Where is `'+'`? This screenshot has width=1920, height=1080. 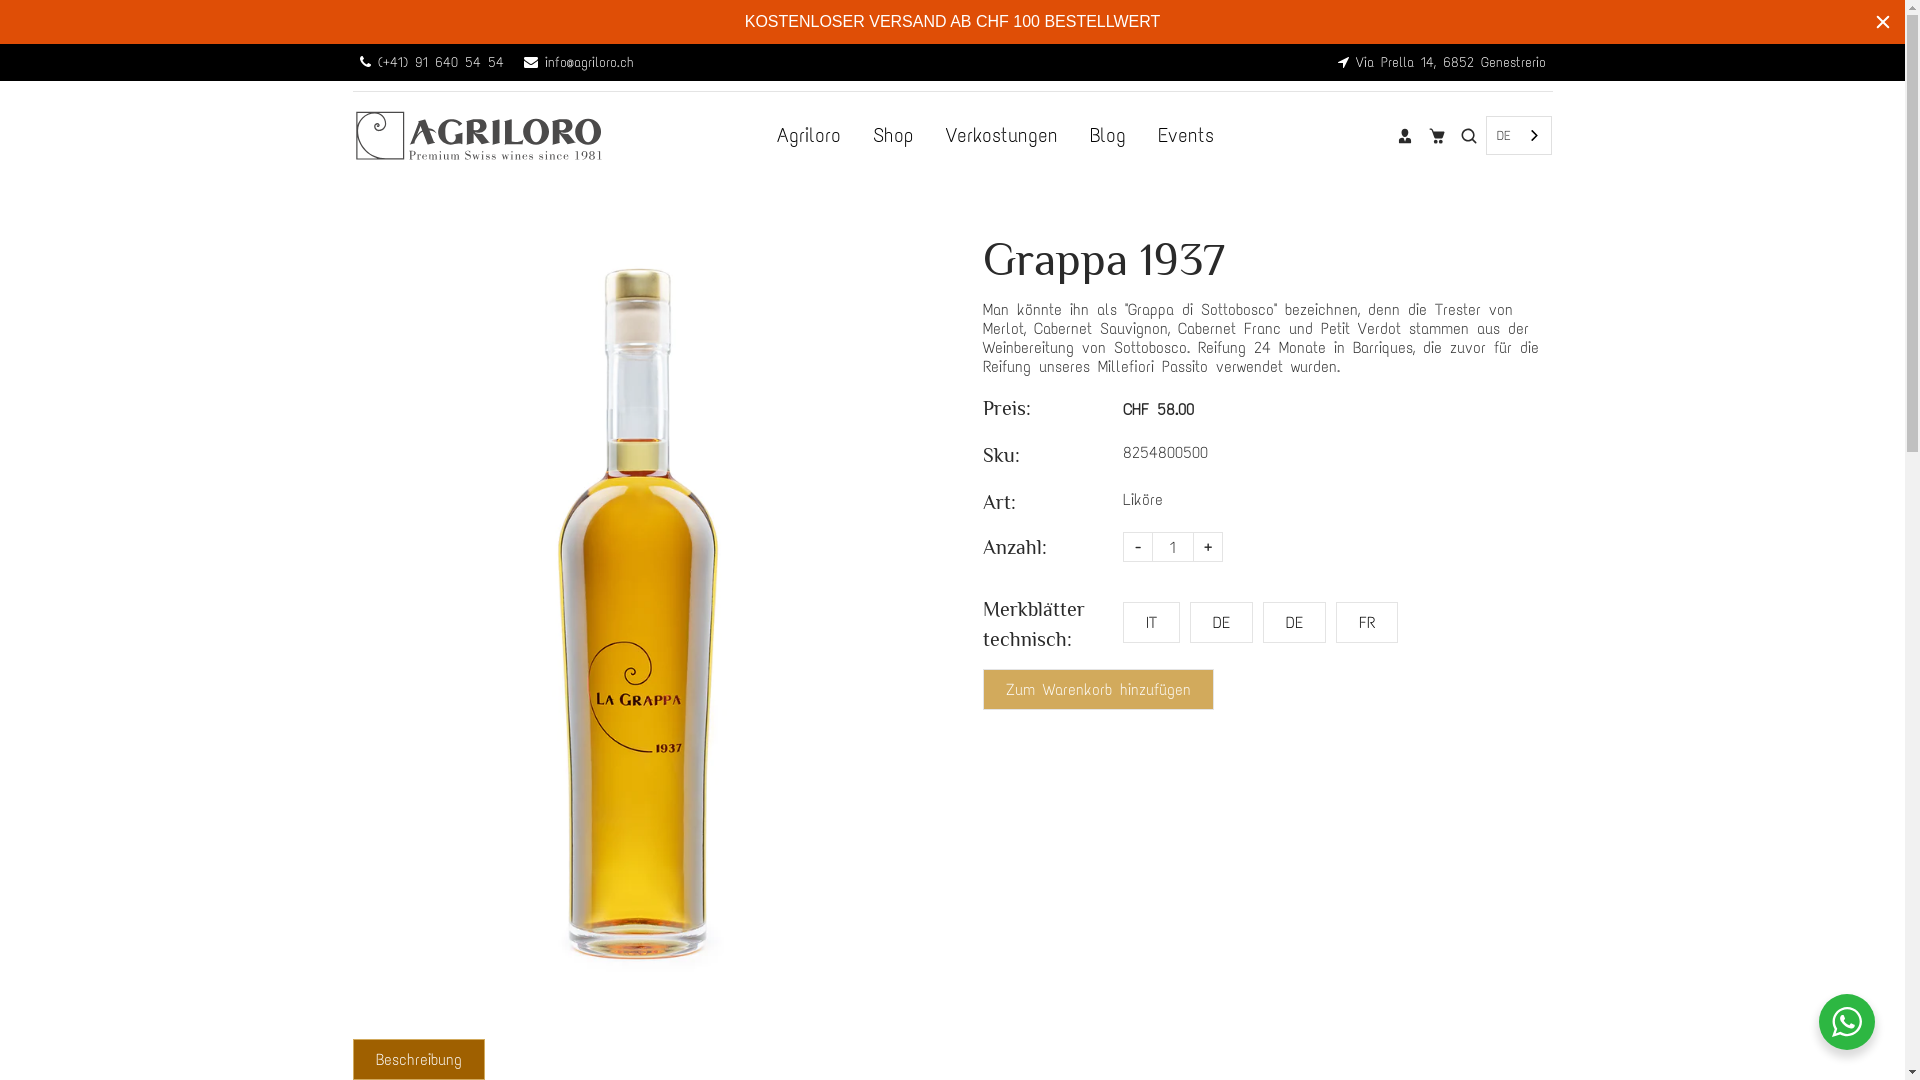
'+' is located at coordinates (1205, 547).